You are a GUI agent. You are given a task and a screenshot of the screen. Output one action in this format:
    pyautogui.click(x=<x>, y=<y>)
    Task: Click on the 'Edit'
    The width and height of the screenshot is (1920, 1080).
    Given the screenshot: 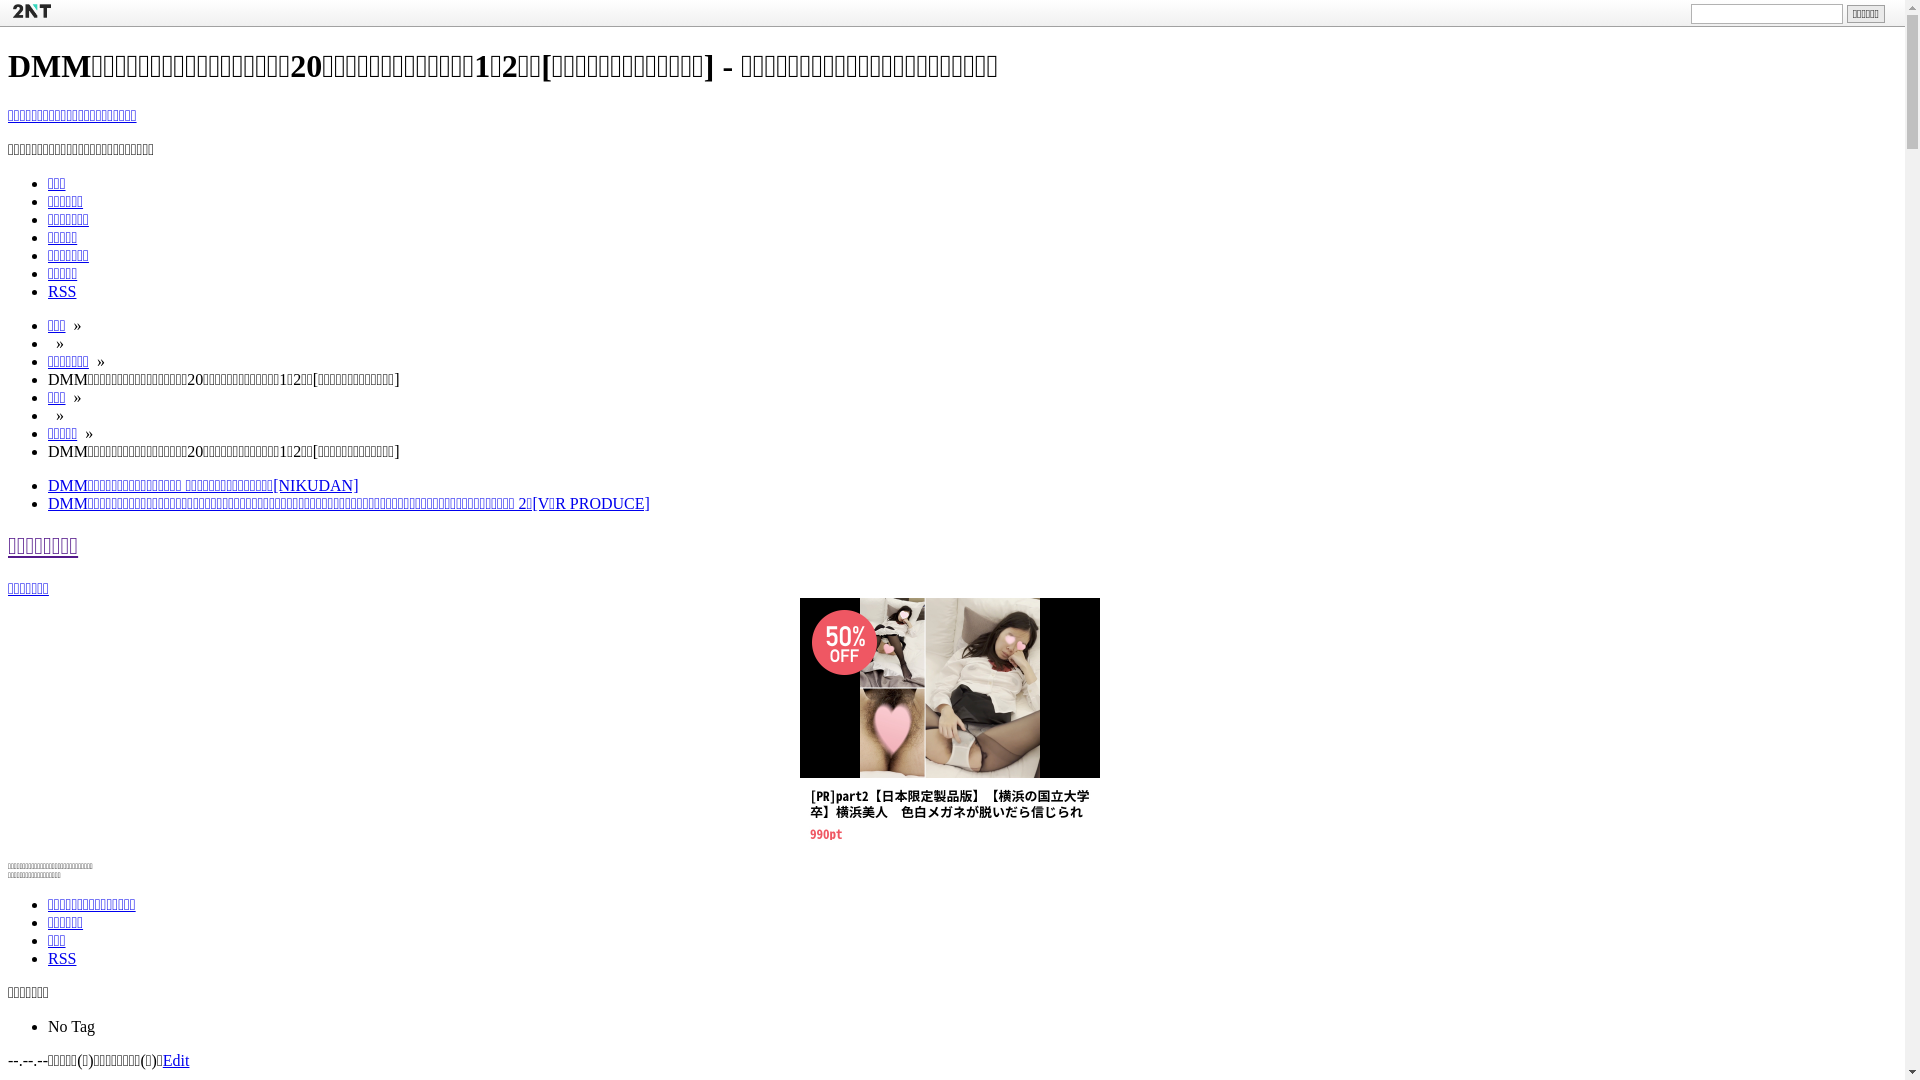 What is the action you would take?
    pyautogui.click(x=163, y=1059)
    